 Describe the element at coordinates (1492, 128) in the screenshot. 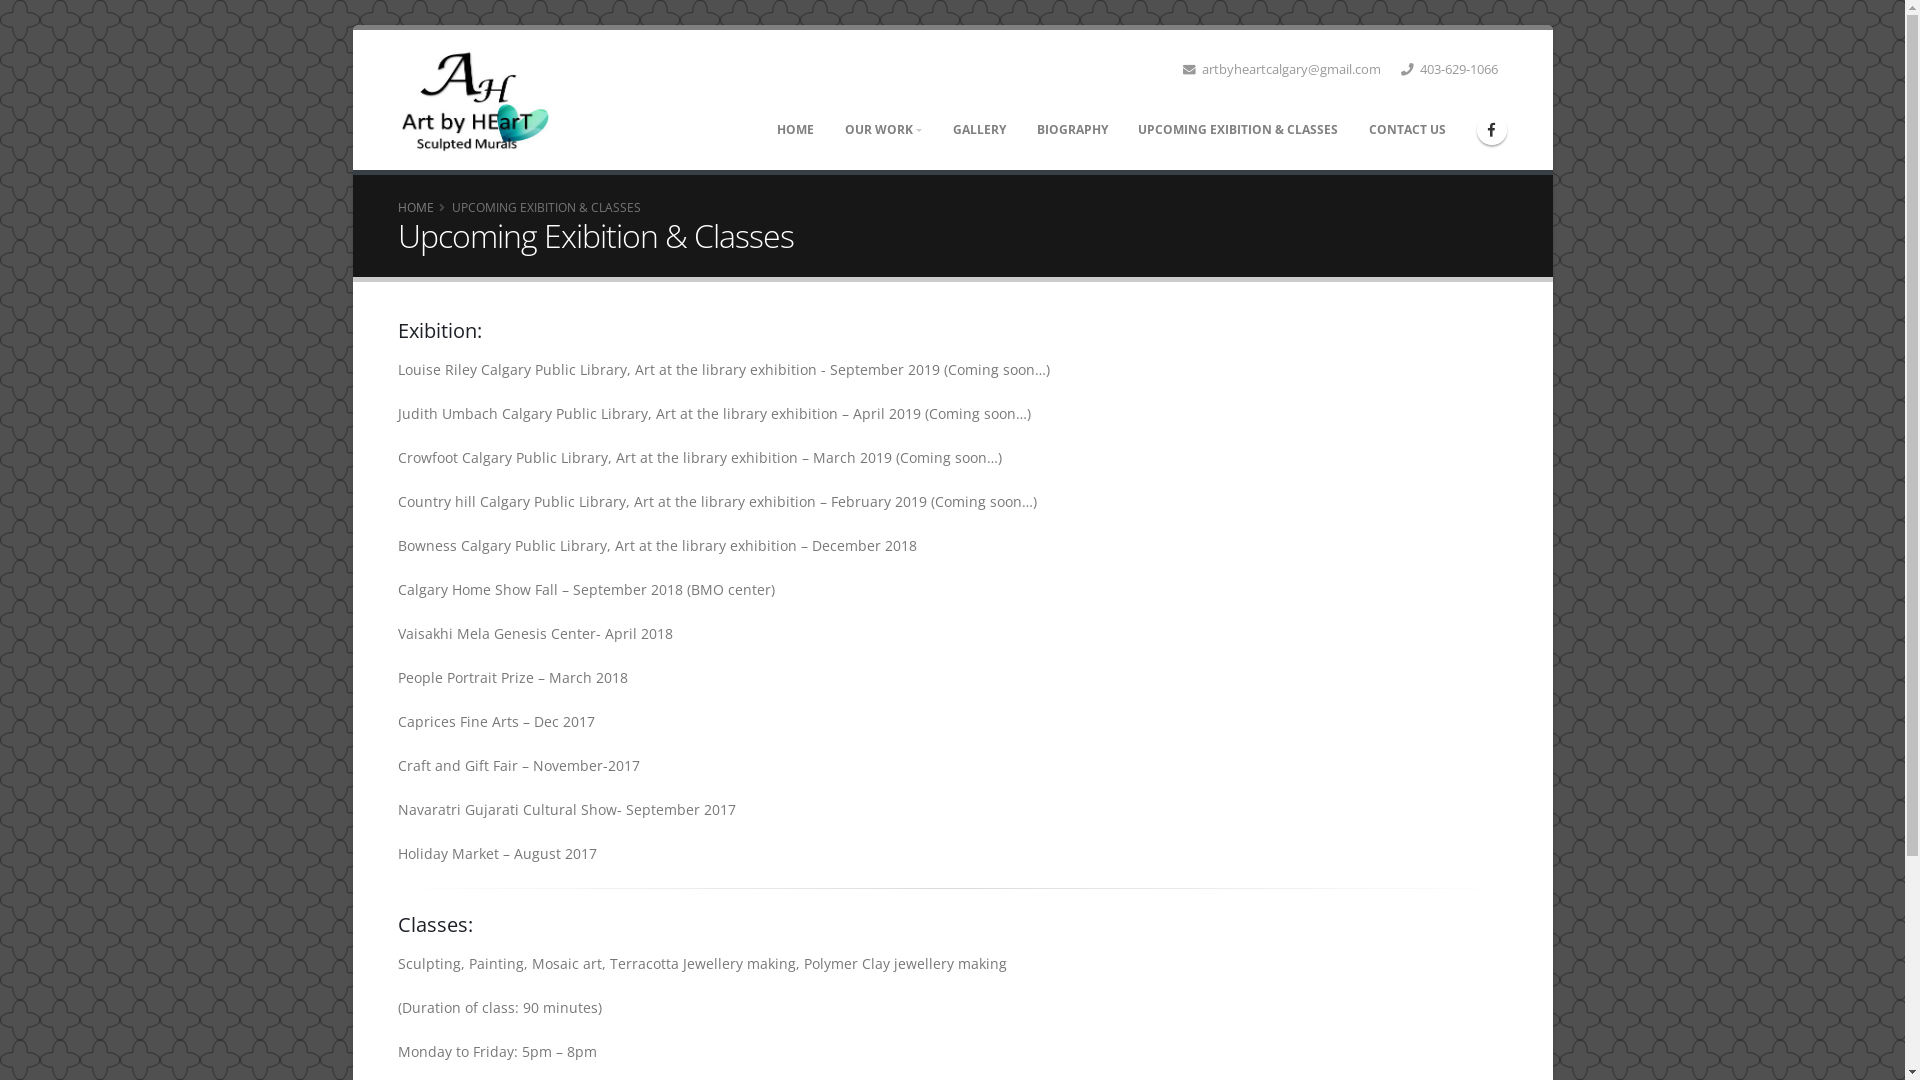

I see `'Facebook'` at that location.